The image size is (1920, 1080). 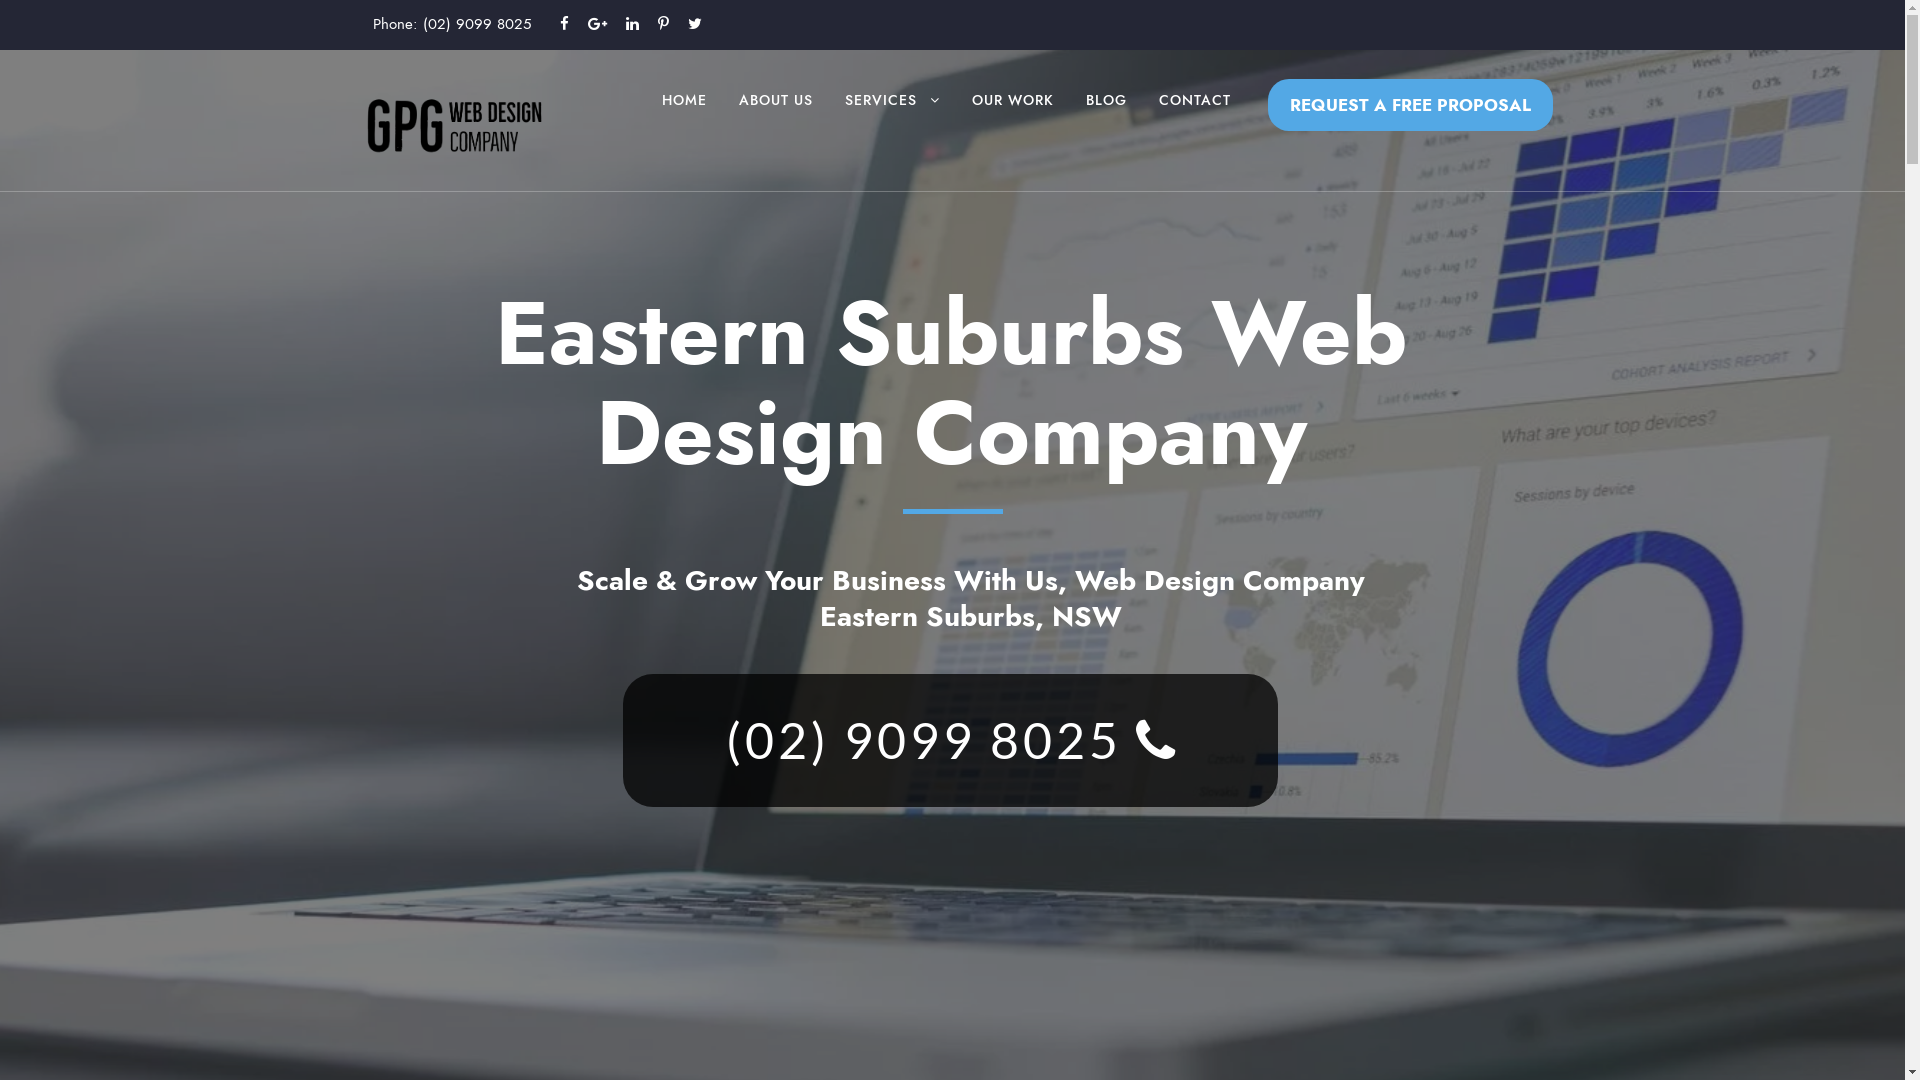 What do you see at coordinates (452, 124) in the screenshot?
I see `'Web Design Company Eastern Suburbs logo1'` at bounding box center [452, 124].